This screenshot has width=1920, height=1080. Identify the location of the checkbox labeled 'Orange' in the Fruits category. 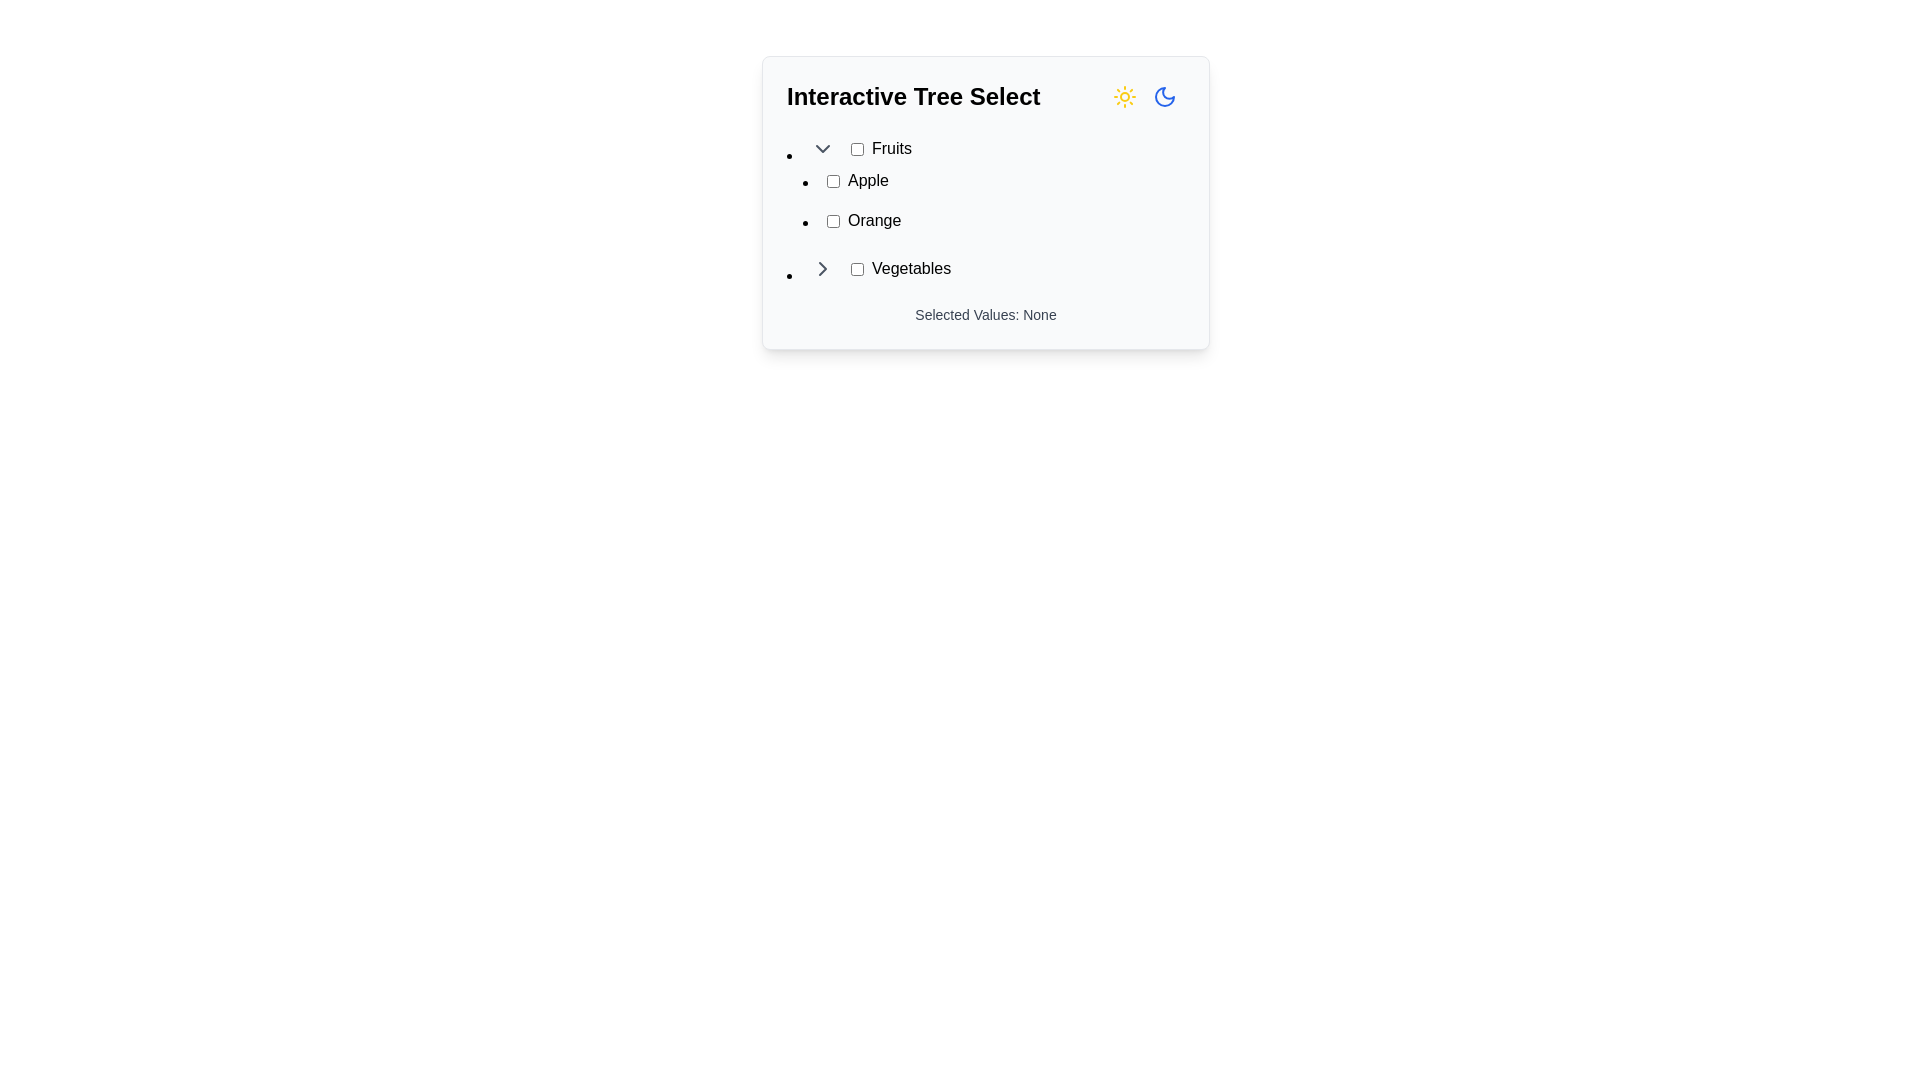
(985, 220).